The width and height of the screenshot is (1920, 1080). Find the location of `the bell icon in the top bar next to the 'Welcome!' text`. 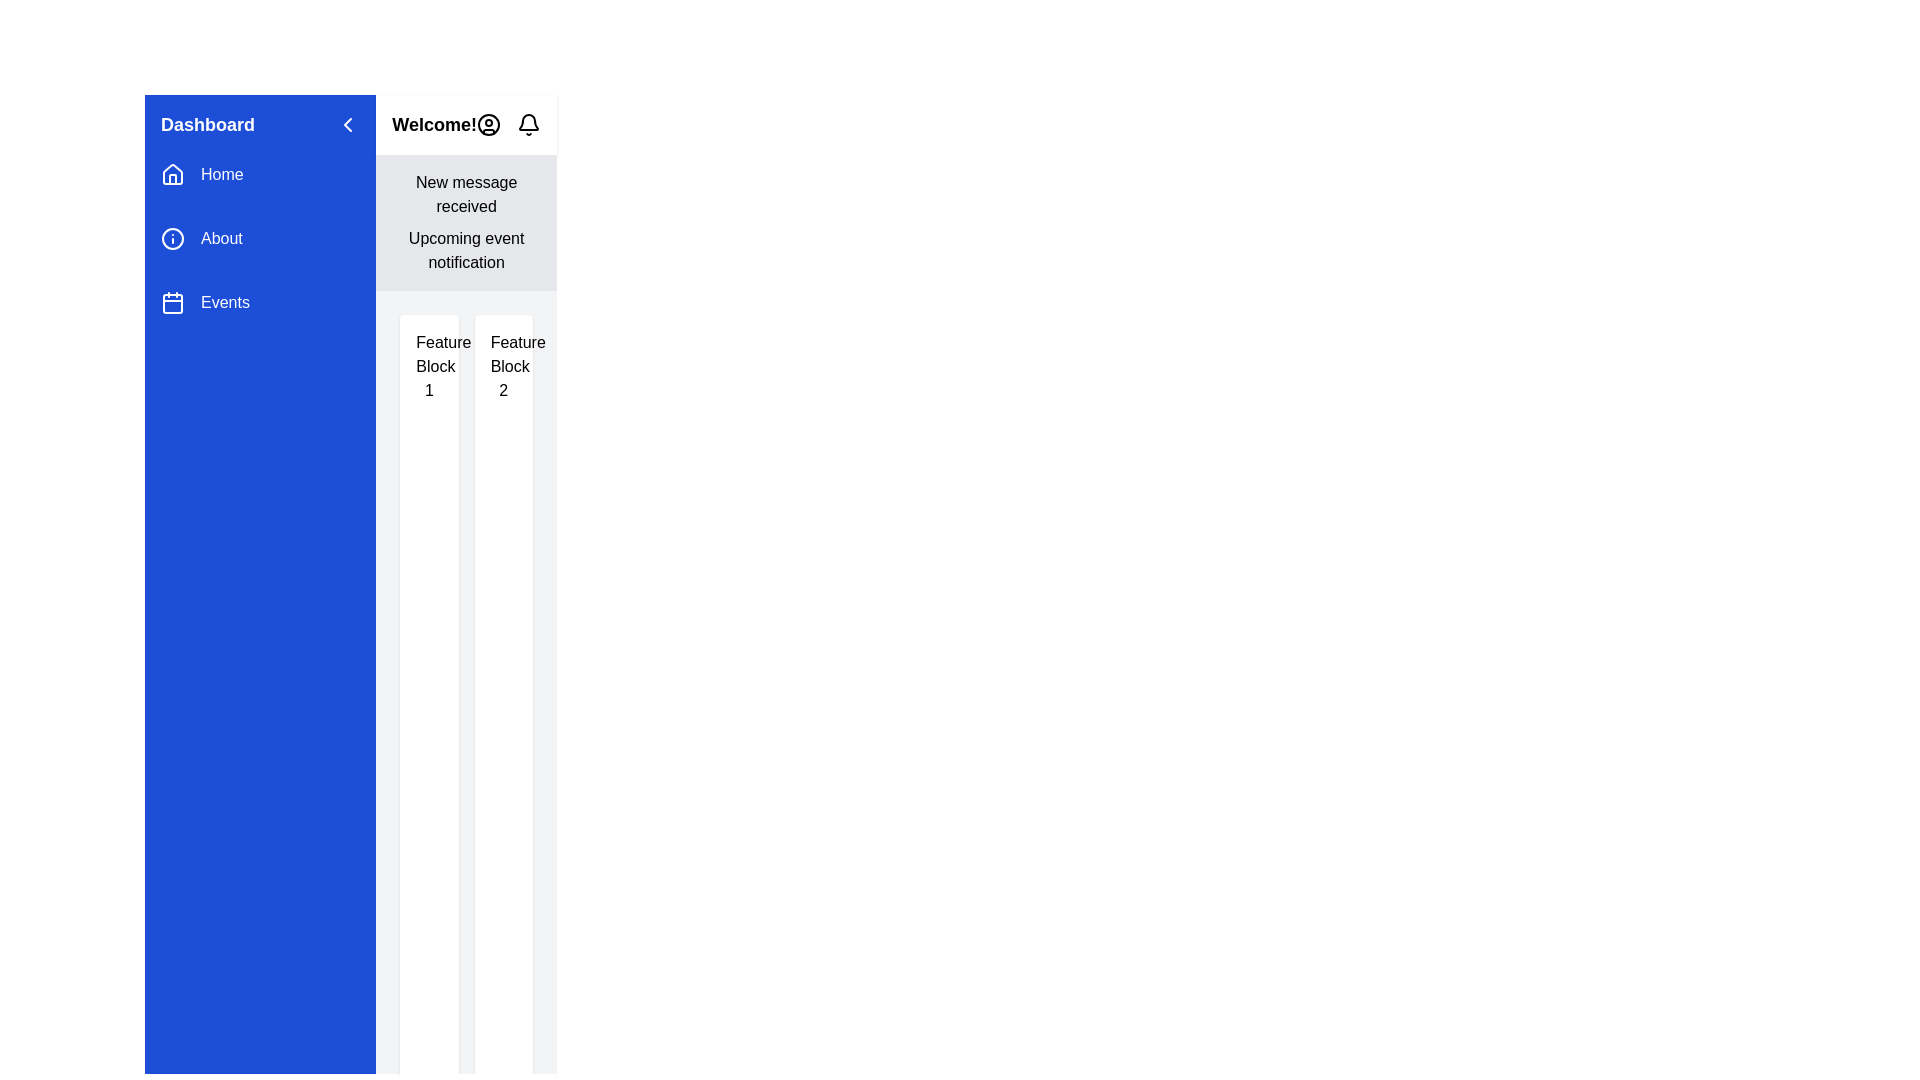

the bell icon in the top bar next to the 'Welcome!' text is located at coordinates (528, 122).